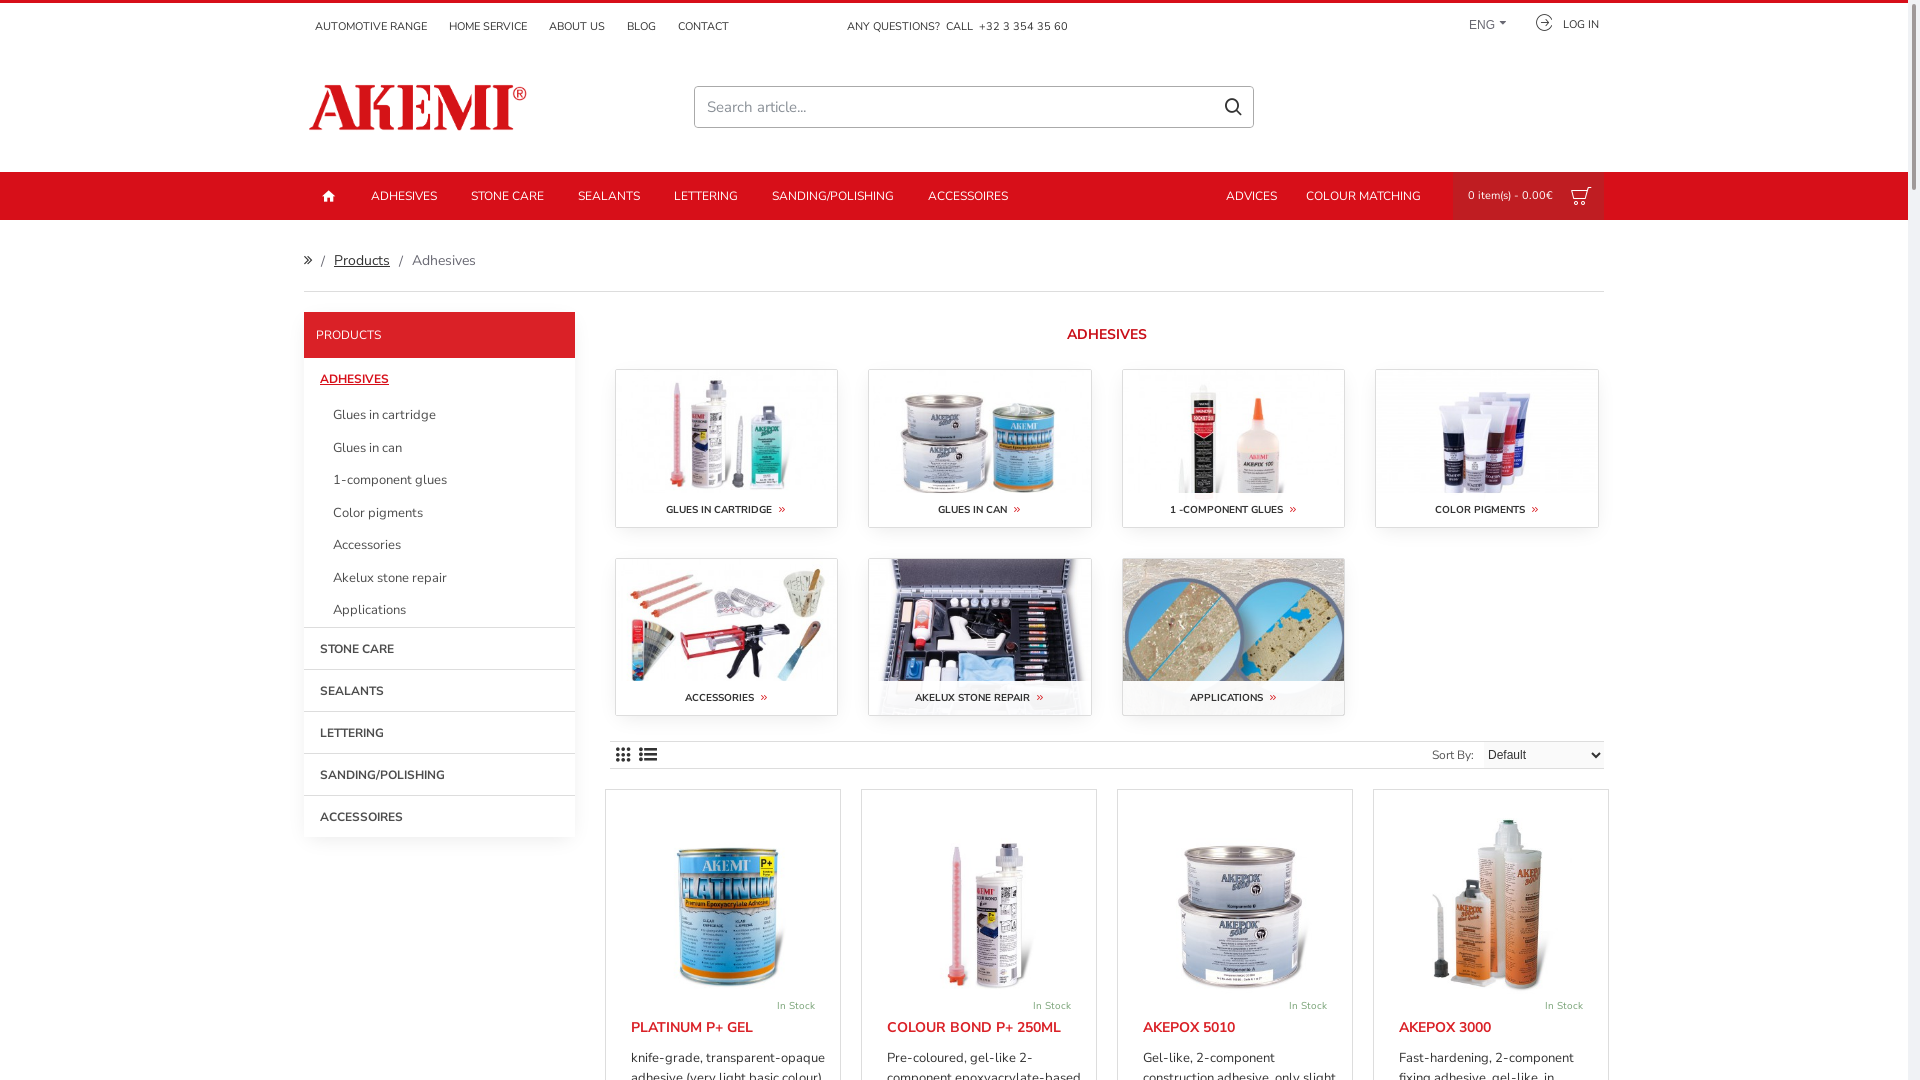 The height and width of the screenshot is (1080, 1920). Describe the element at coordinates (1232, 637) in the screenshot. I see `'APPLICATIONS'` at that location.